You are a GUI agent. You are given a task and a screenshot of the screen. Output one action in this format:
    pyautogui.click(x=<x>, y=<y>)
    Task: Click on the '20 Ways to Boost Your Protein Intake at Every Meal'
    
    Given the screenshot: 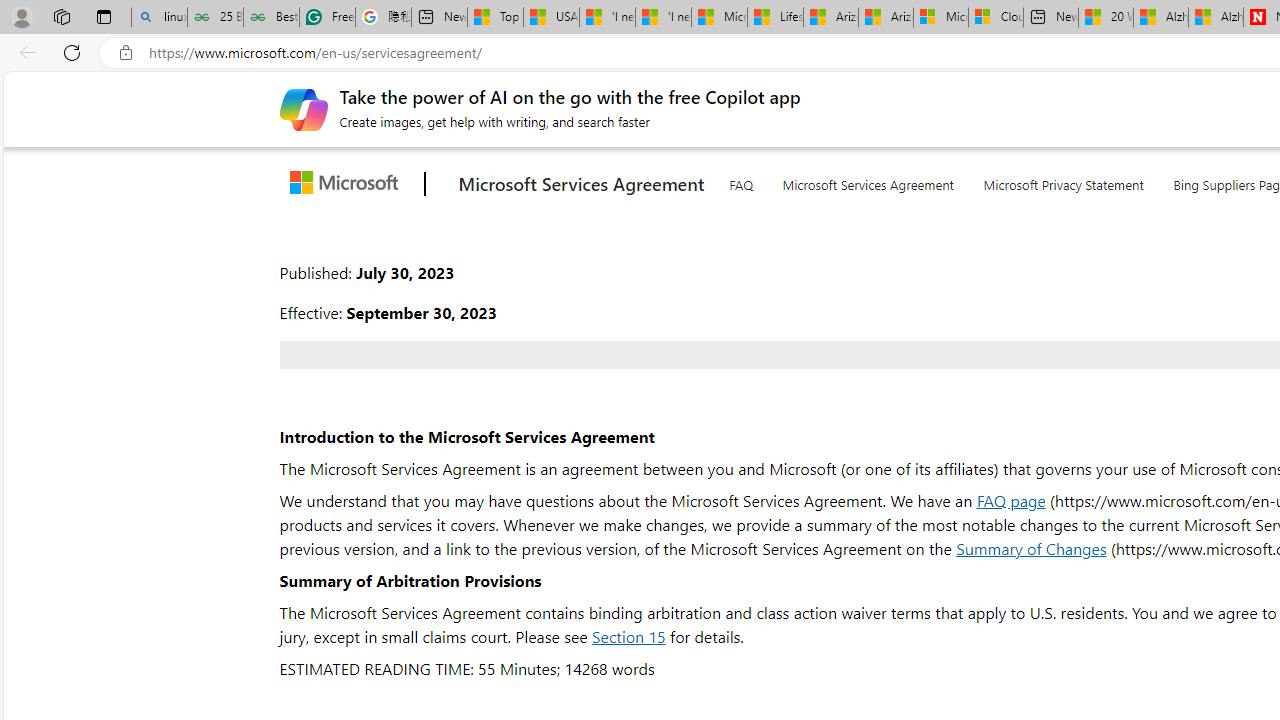 What is the action you would take?
    pyautogui.click(x=1104, y=17)
    